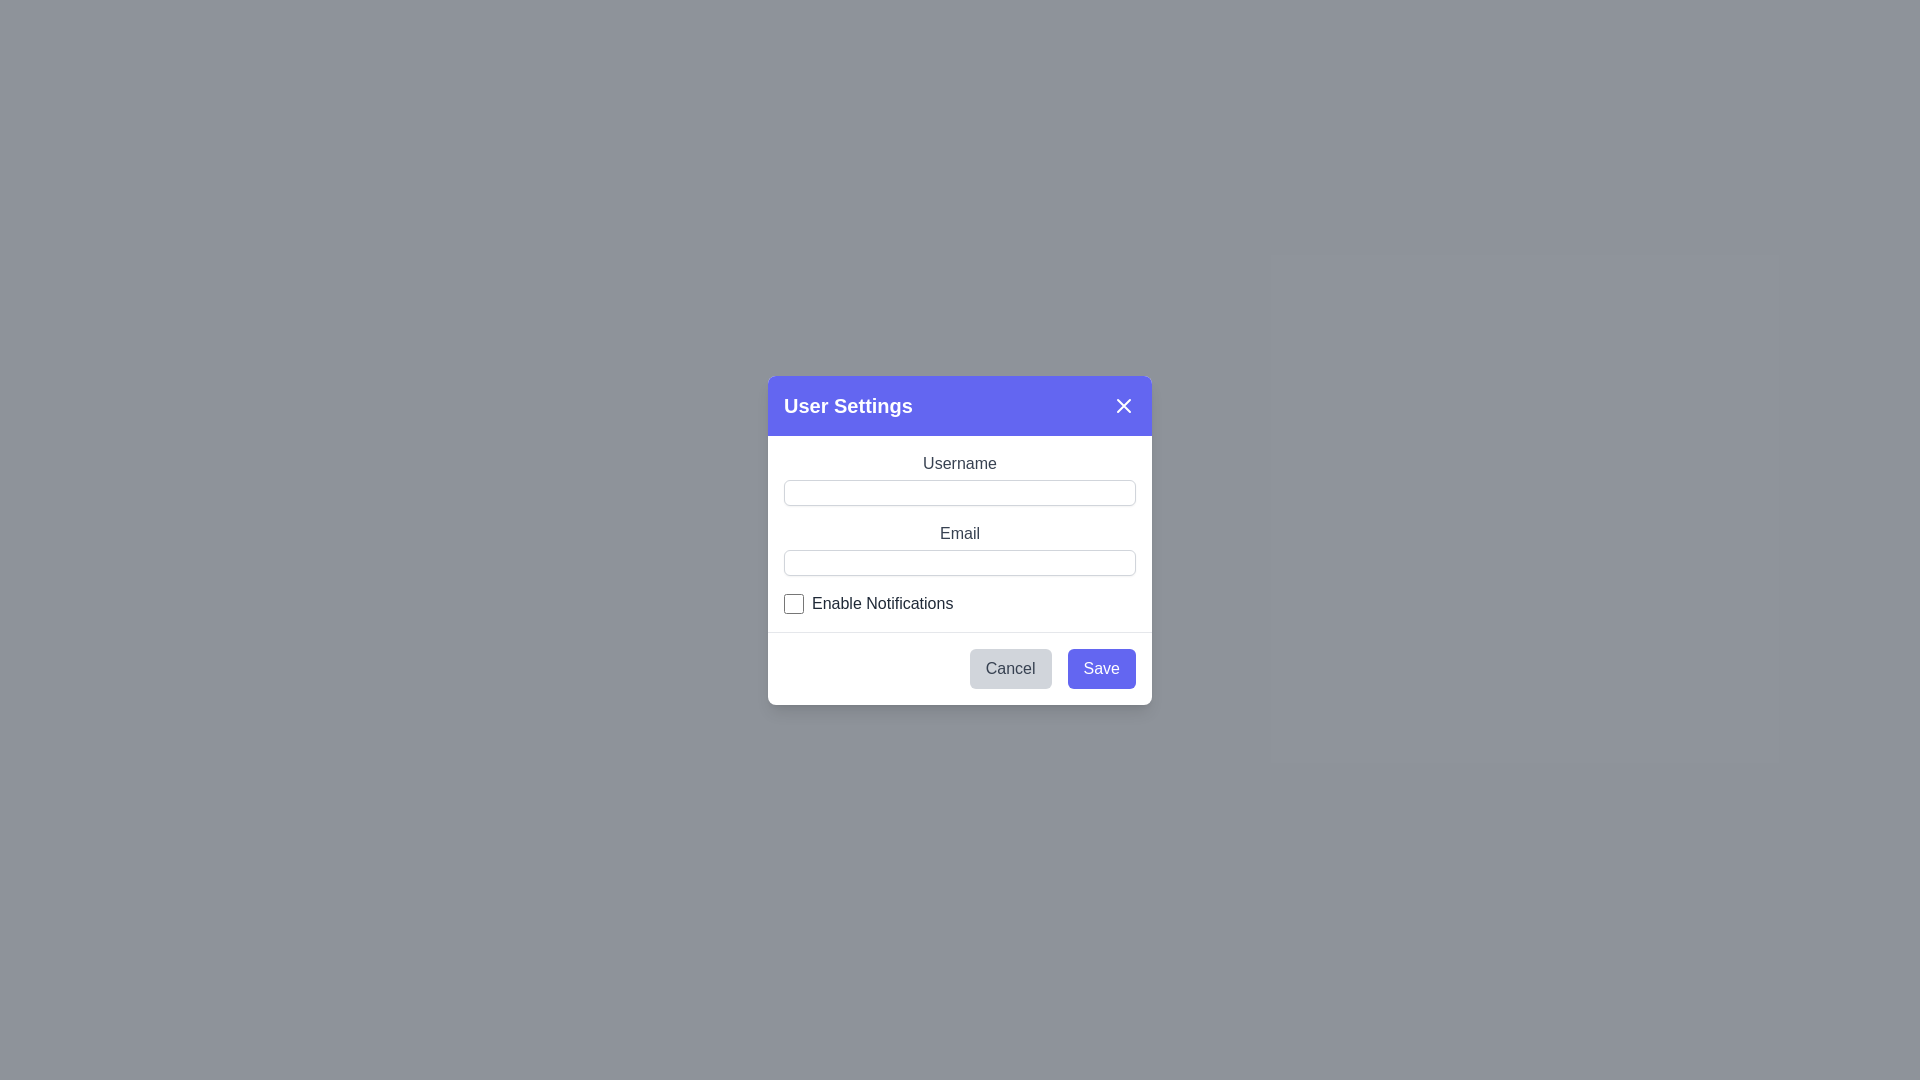  Describe the element at coordinates (1123, 405) in the screenshot. I see `the Close button (an 'X' shaped SVG icon located in the top-right corner of the 'User Settings' modal's header)` at that location.